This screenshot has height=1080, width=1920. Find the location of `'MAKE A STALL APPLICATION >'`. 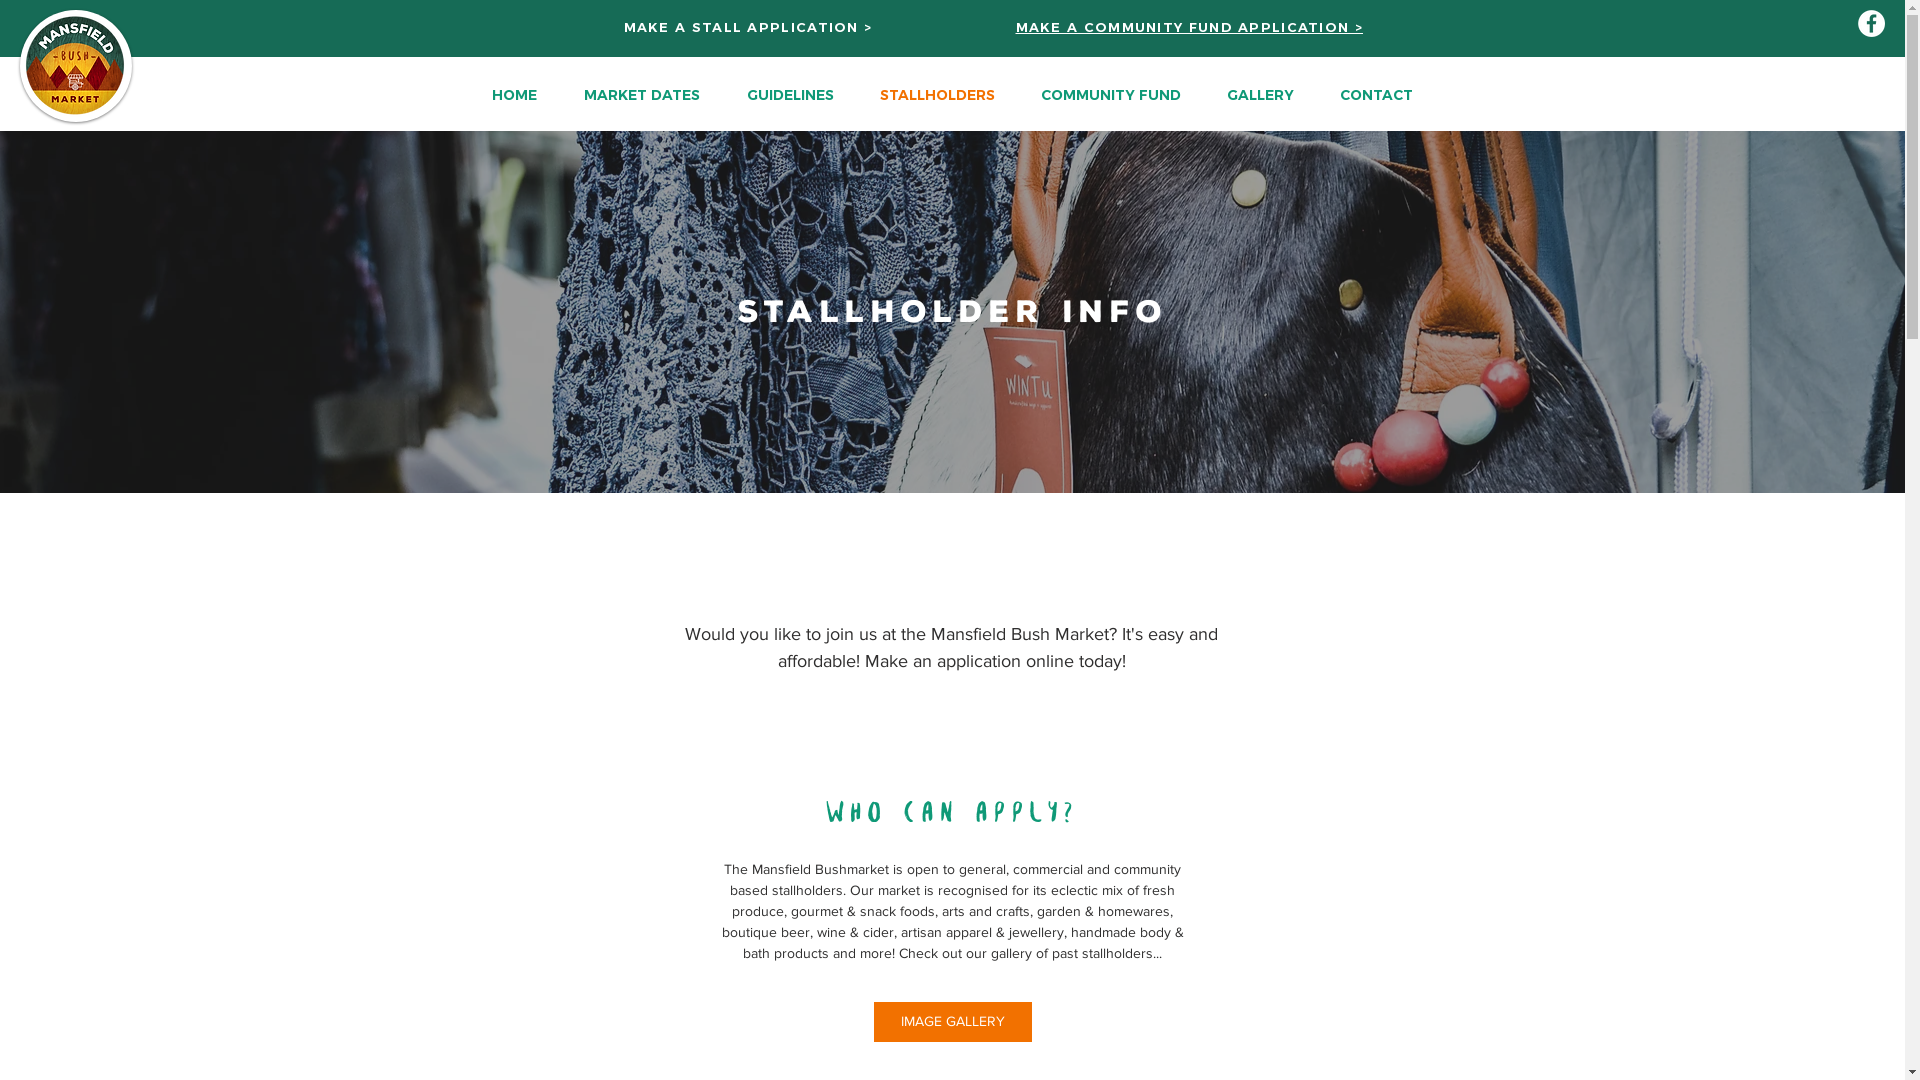

'MAKE A STALL APPLICATION >' is located at coordinates (747, 27).